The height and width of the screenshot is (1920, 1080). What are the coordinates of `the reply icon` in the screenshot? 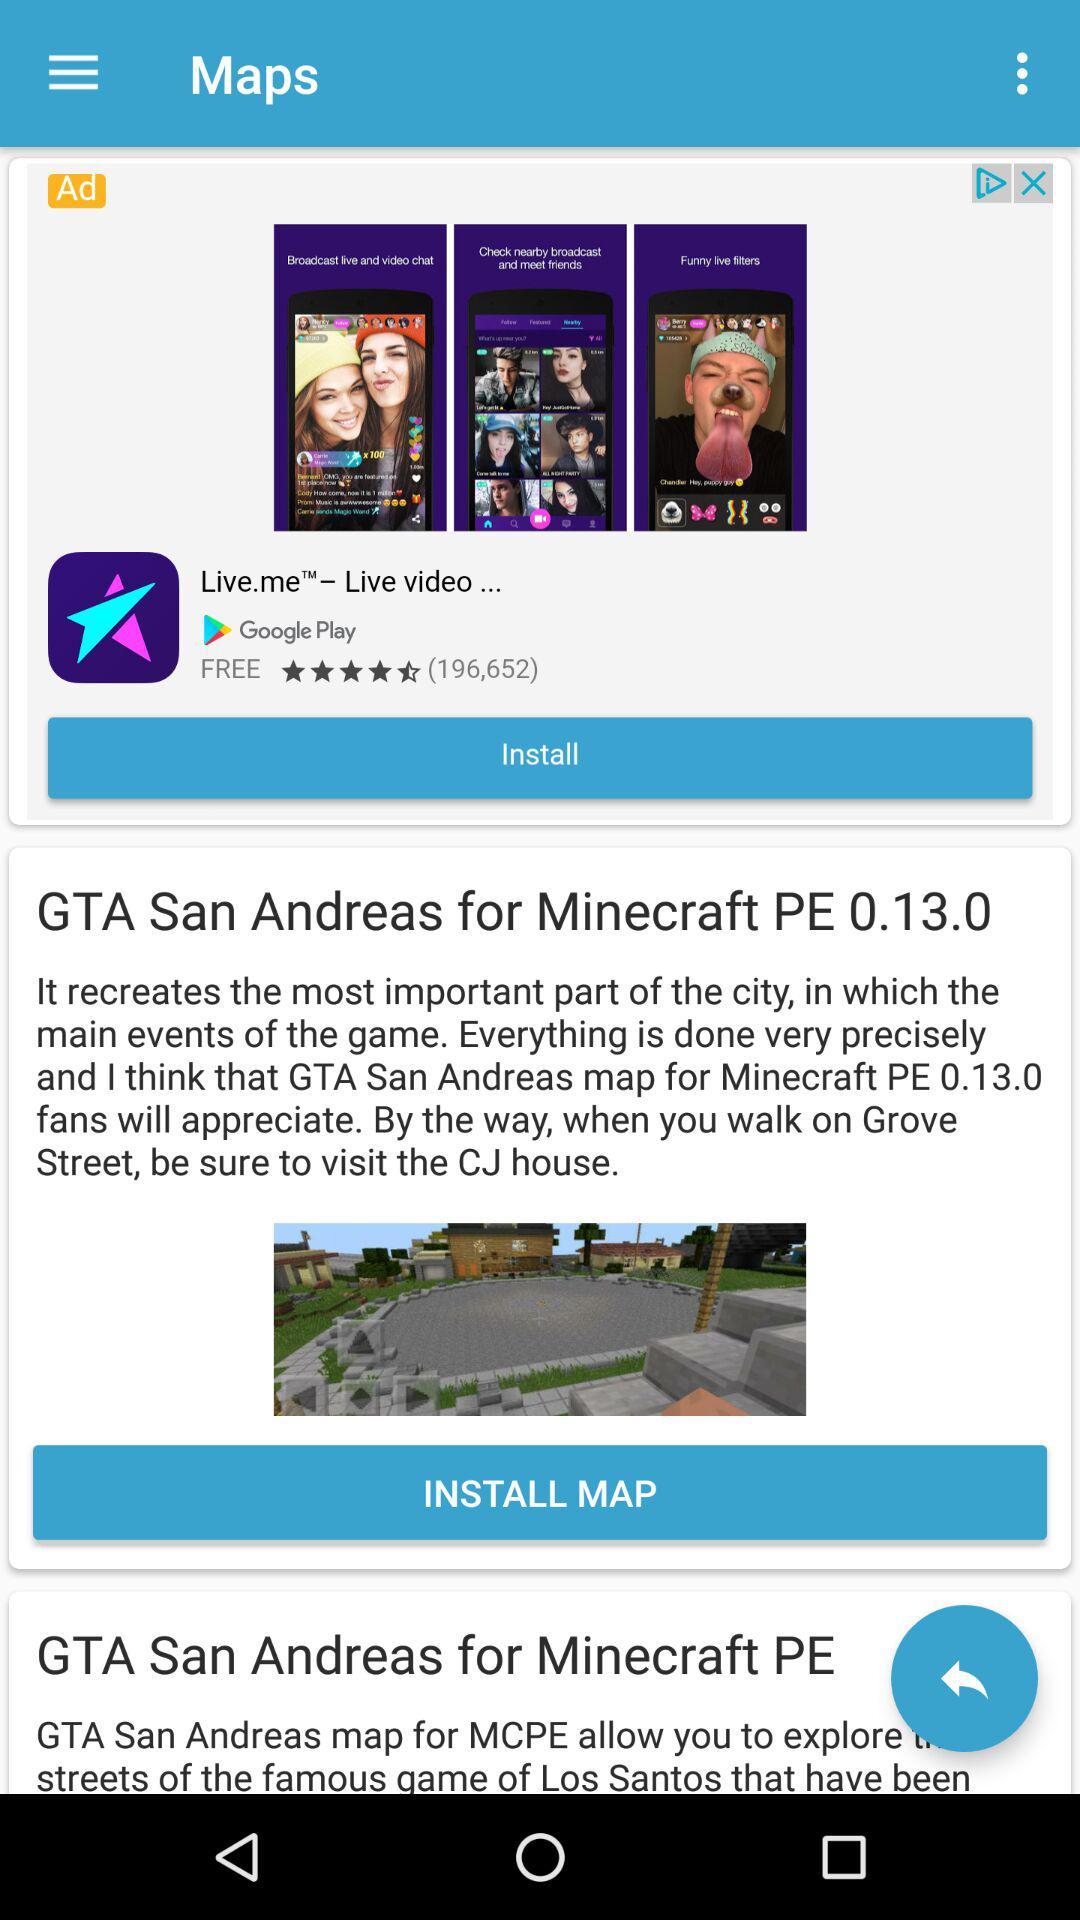 It's located at (963, 1678).